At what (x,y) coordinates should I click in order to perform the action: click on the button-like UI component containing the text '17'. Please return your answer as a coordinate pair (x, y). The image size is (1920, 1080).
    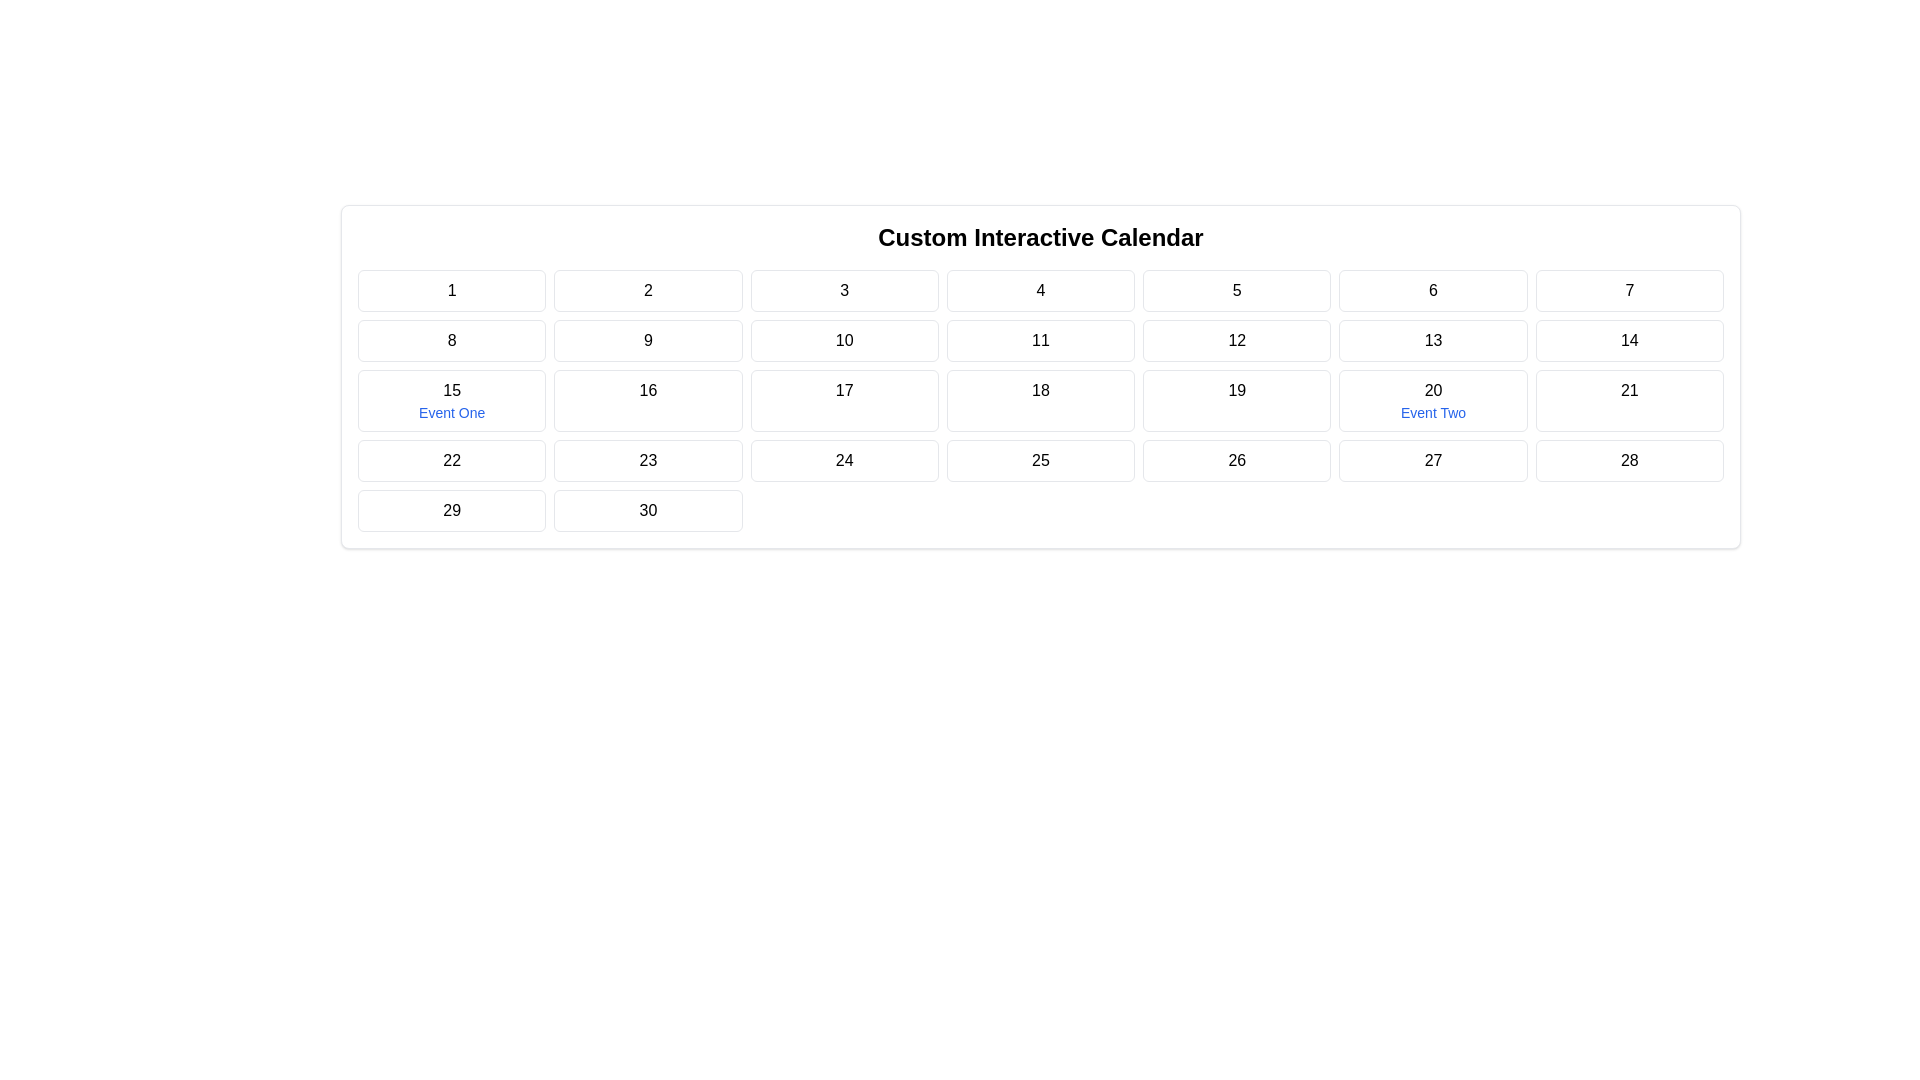
    Looking at the image, I should click on (844, 401).